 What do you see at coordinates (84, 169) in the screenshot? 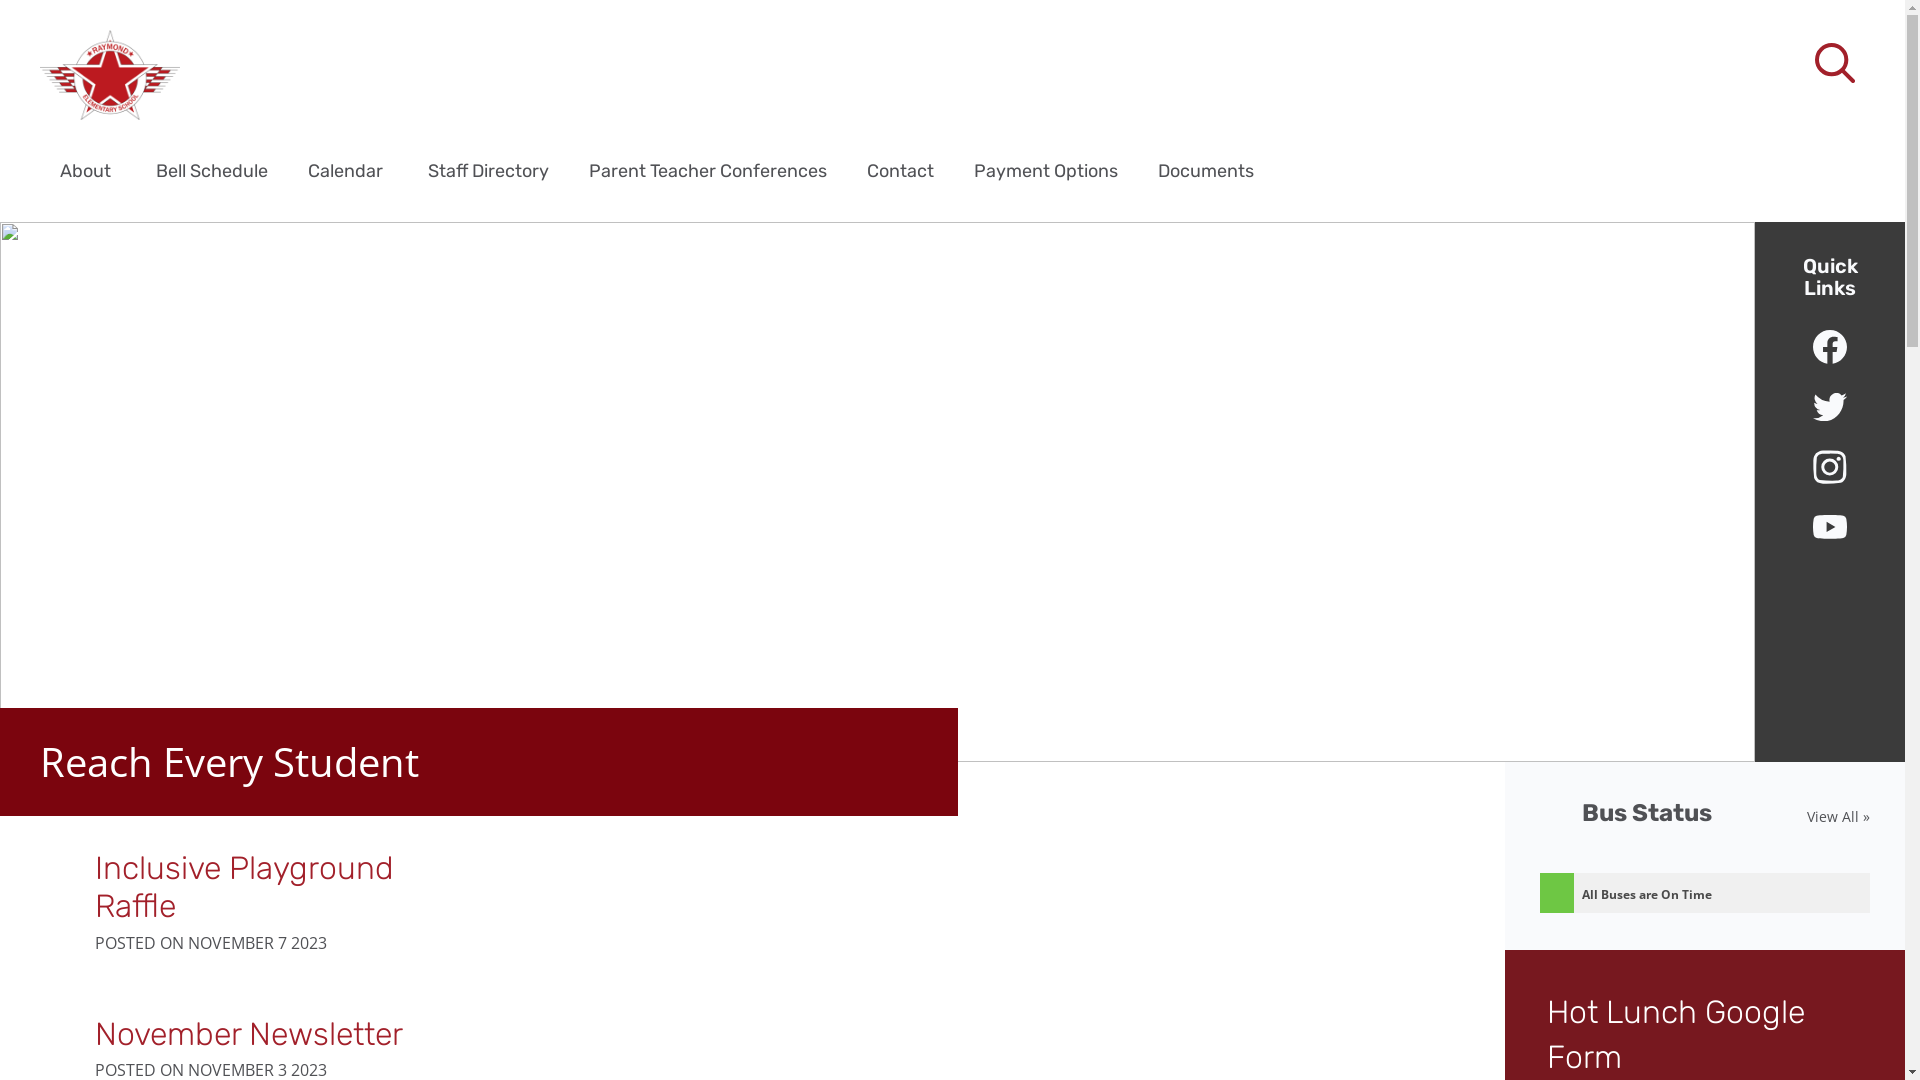
I see `'About'` at bounding box center [84, 169].